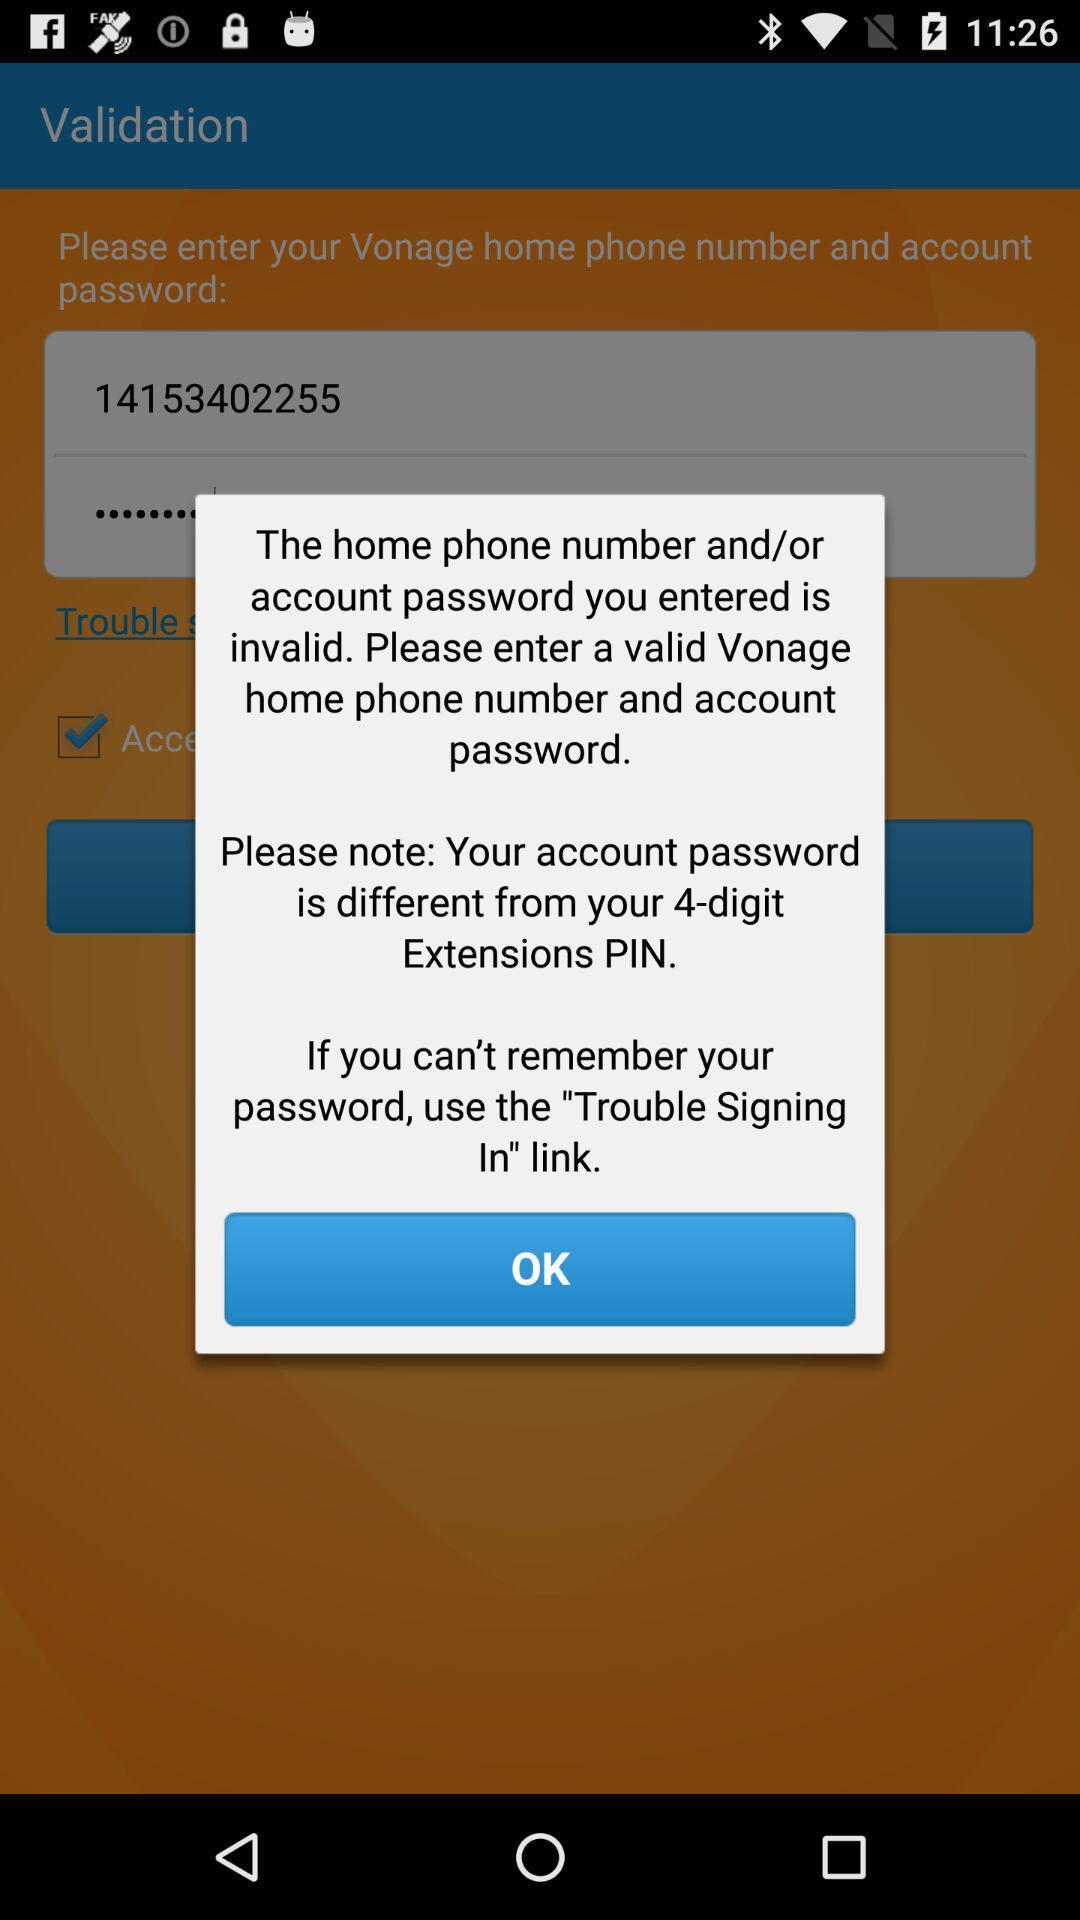  I want to click on the ok, so click(540, 1268).